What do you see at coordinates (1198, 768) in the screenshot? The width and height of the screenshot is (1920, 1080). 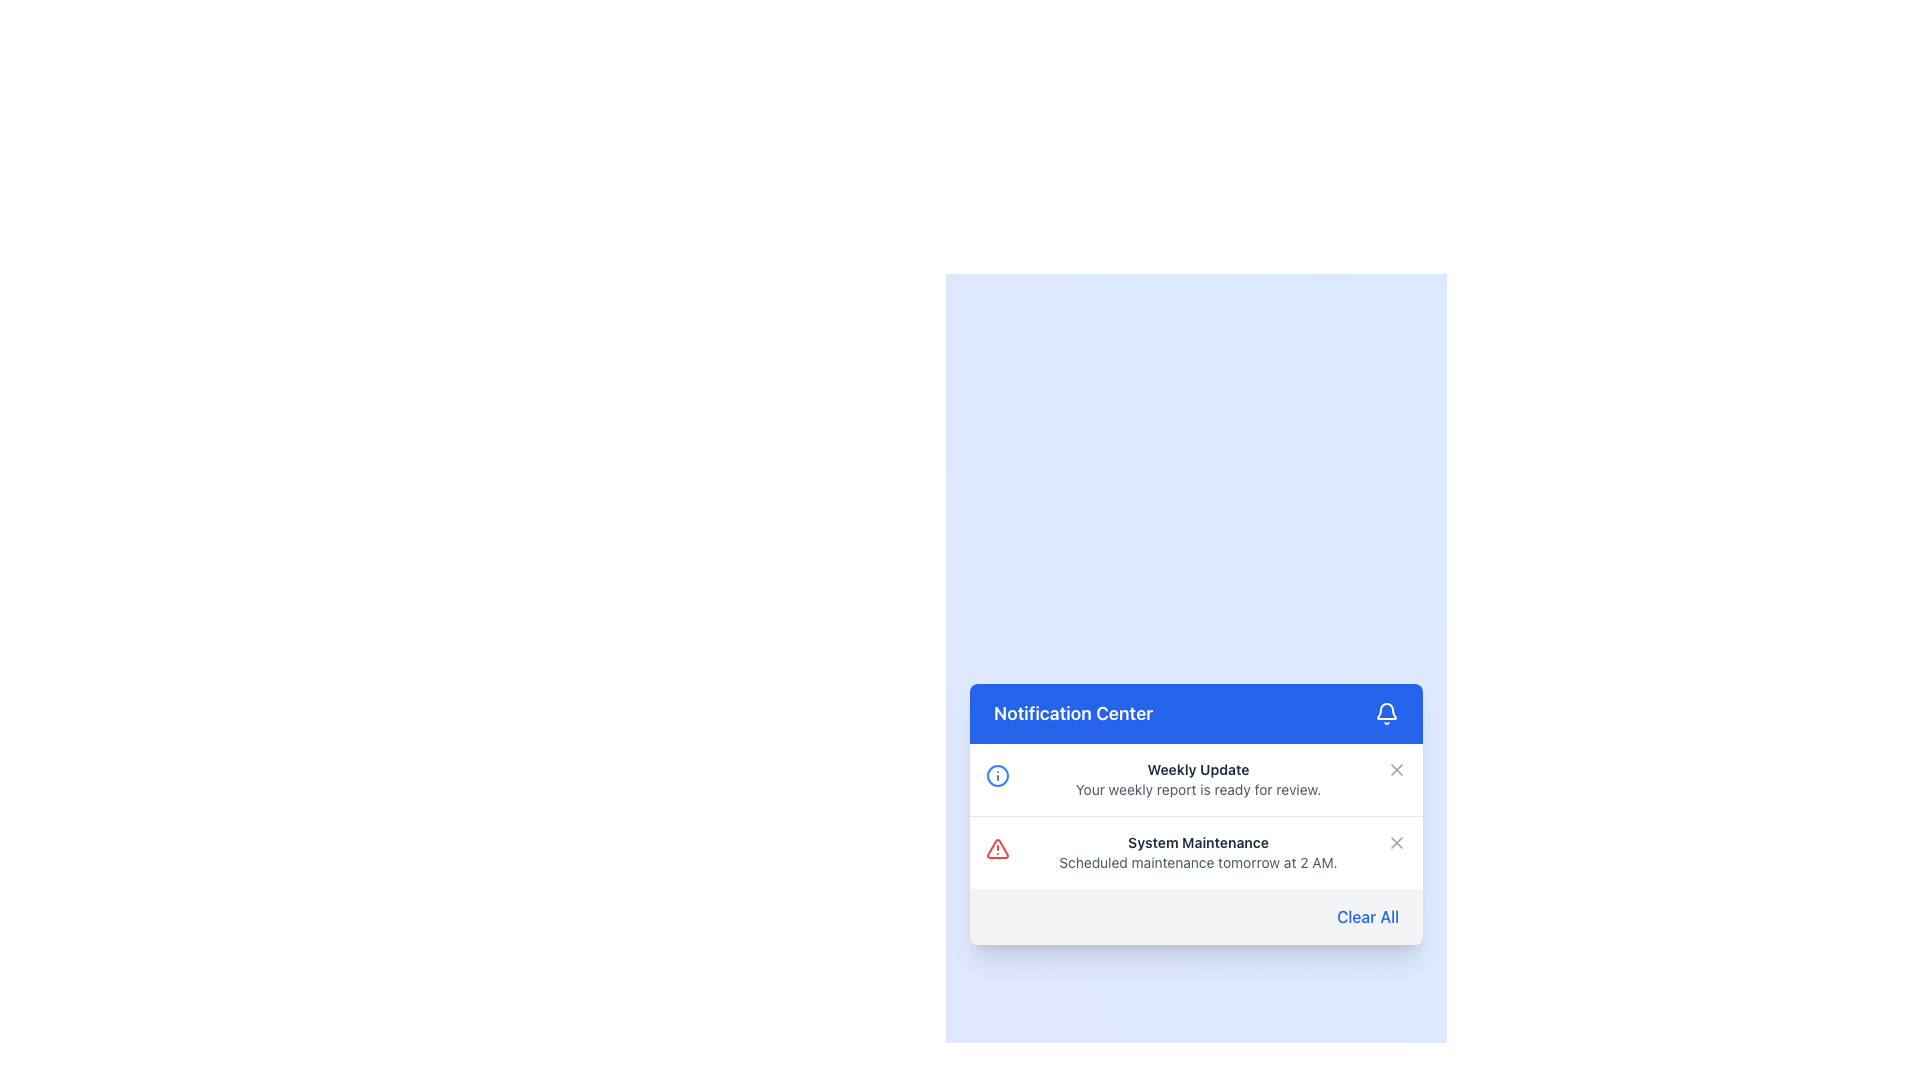 I see `the 'Weekly Update' text element, which is a bold, grayish-black heading located in the notification panel, positioned under the 'Notification Center' header` at bounding box center [1198, 768].